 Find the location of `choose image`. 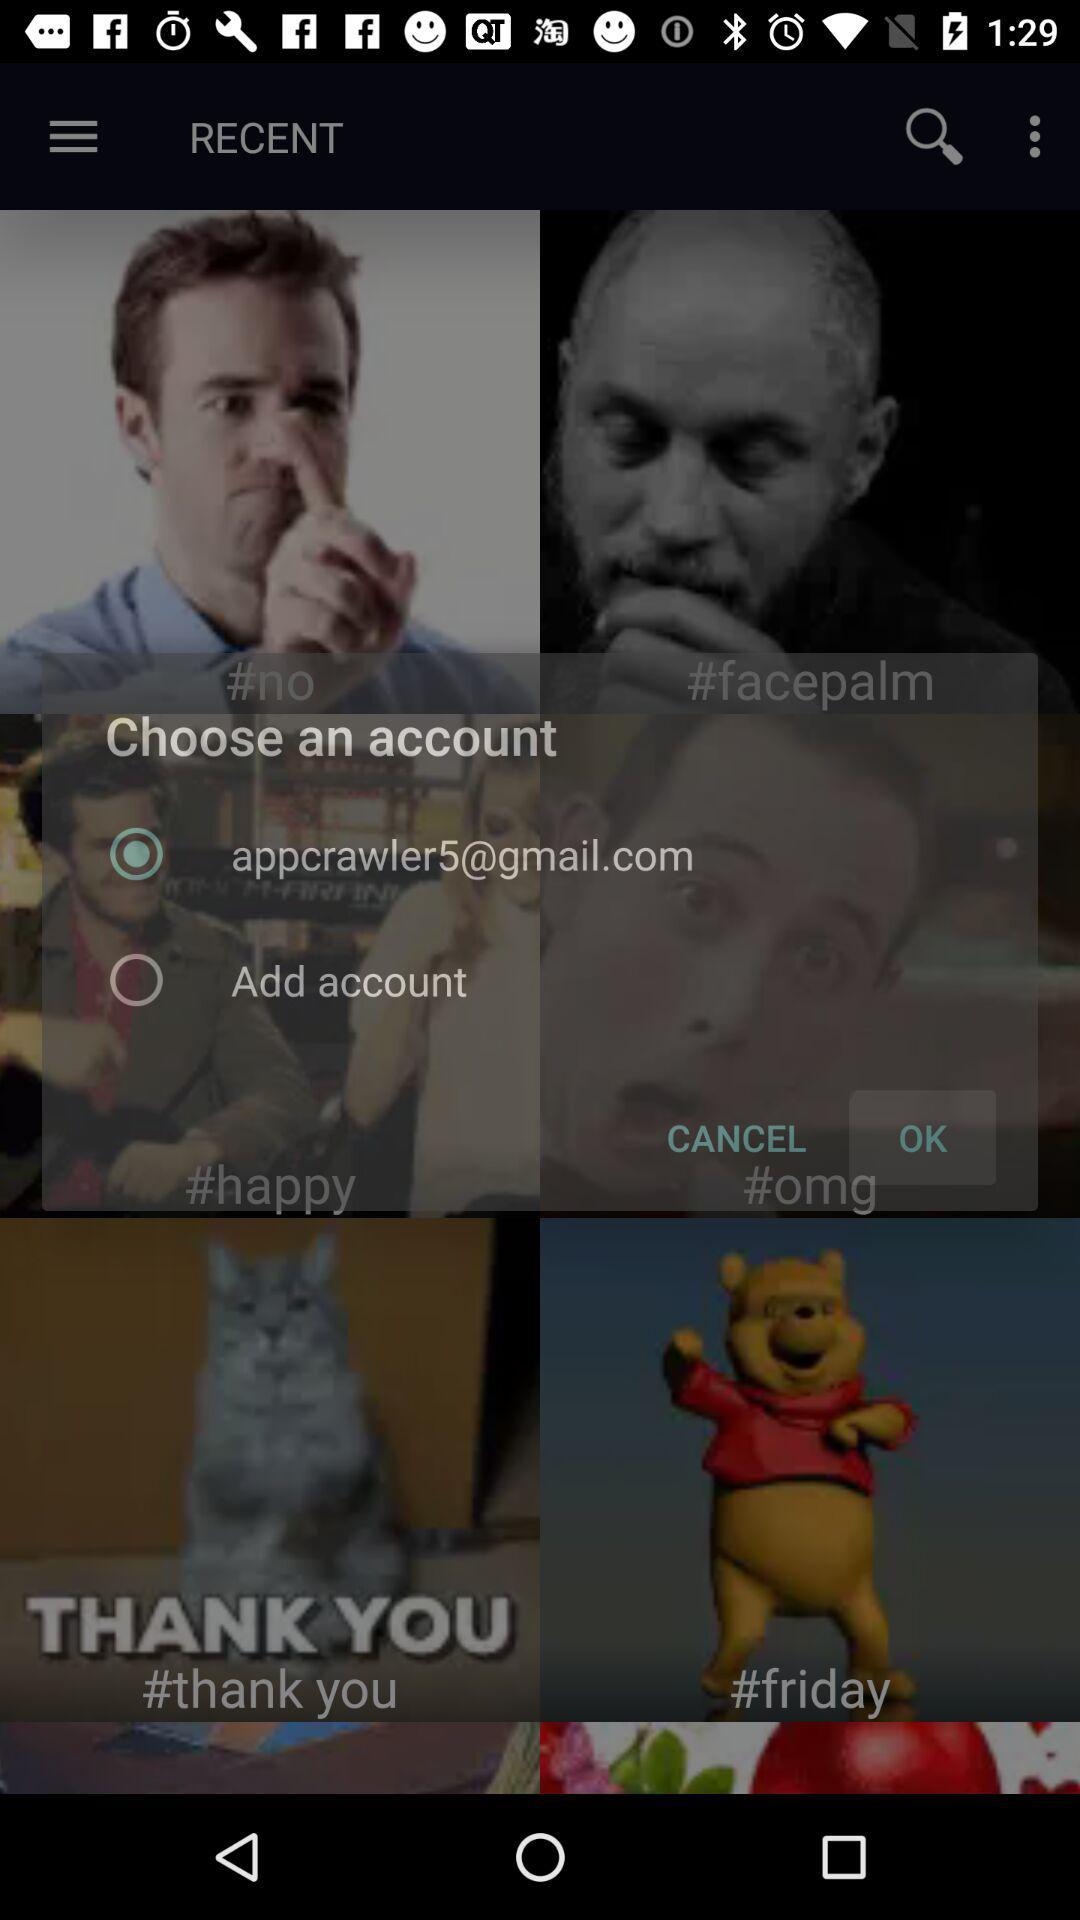

choose image is located at coordinates (270, 1469).